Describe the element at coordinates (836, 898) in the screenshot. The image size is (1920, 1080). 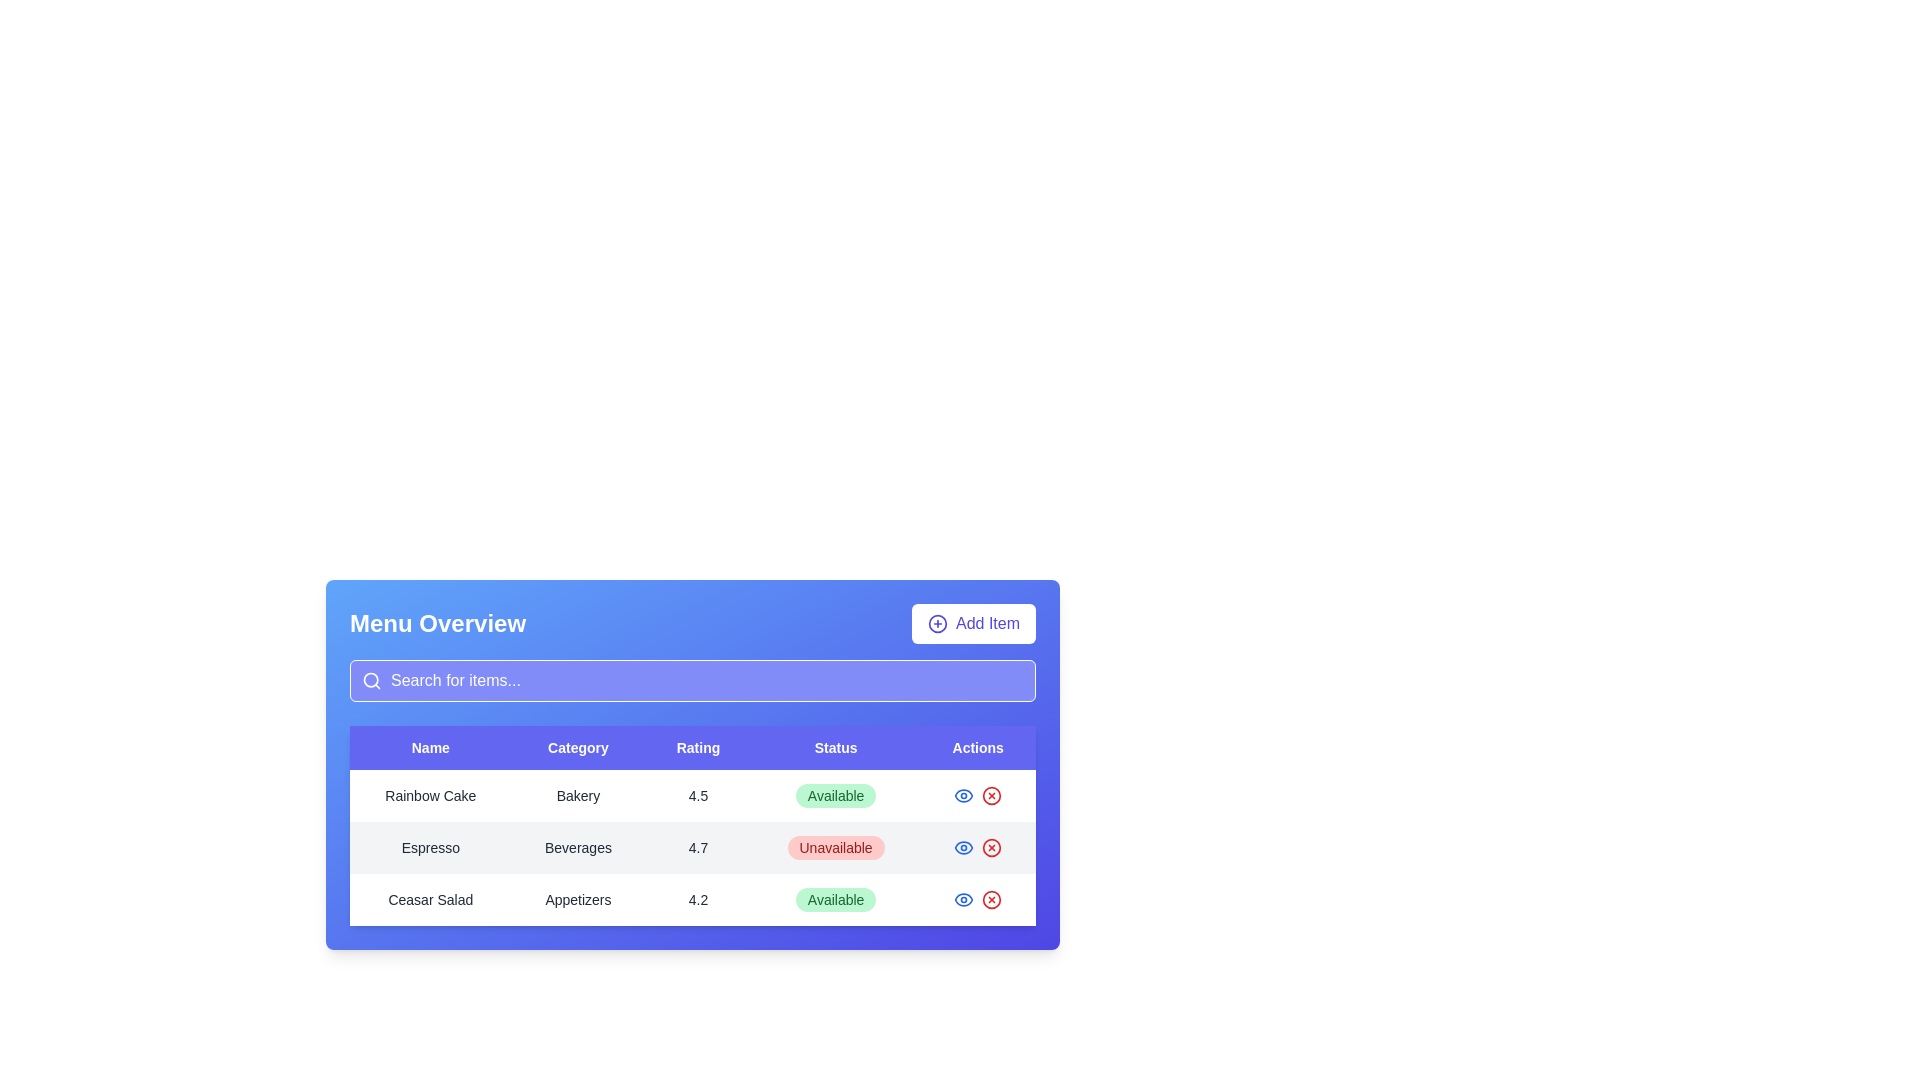
I see `the pill-shaped label with a light green background and darker green text that reads 'Available', located in the 'Status' column of the 'Menu Overview' card corresponding to 'Ceasar Salad'` at that location.